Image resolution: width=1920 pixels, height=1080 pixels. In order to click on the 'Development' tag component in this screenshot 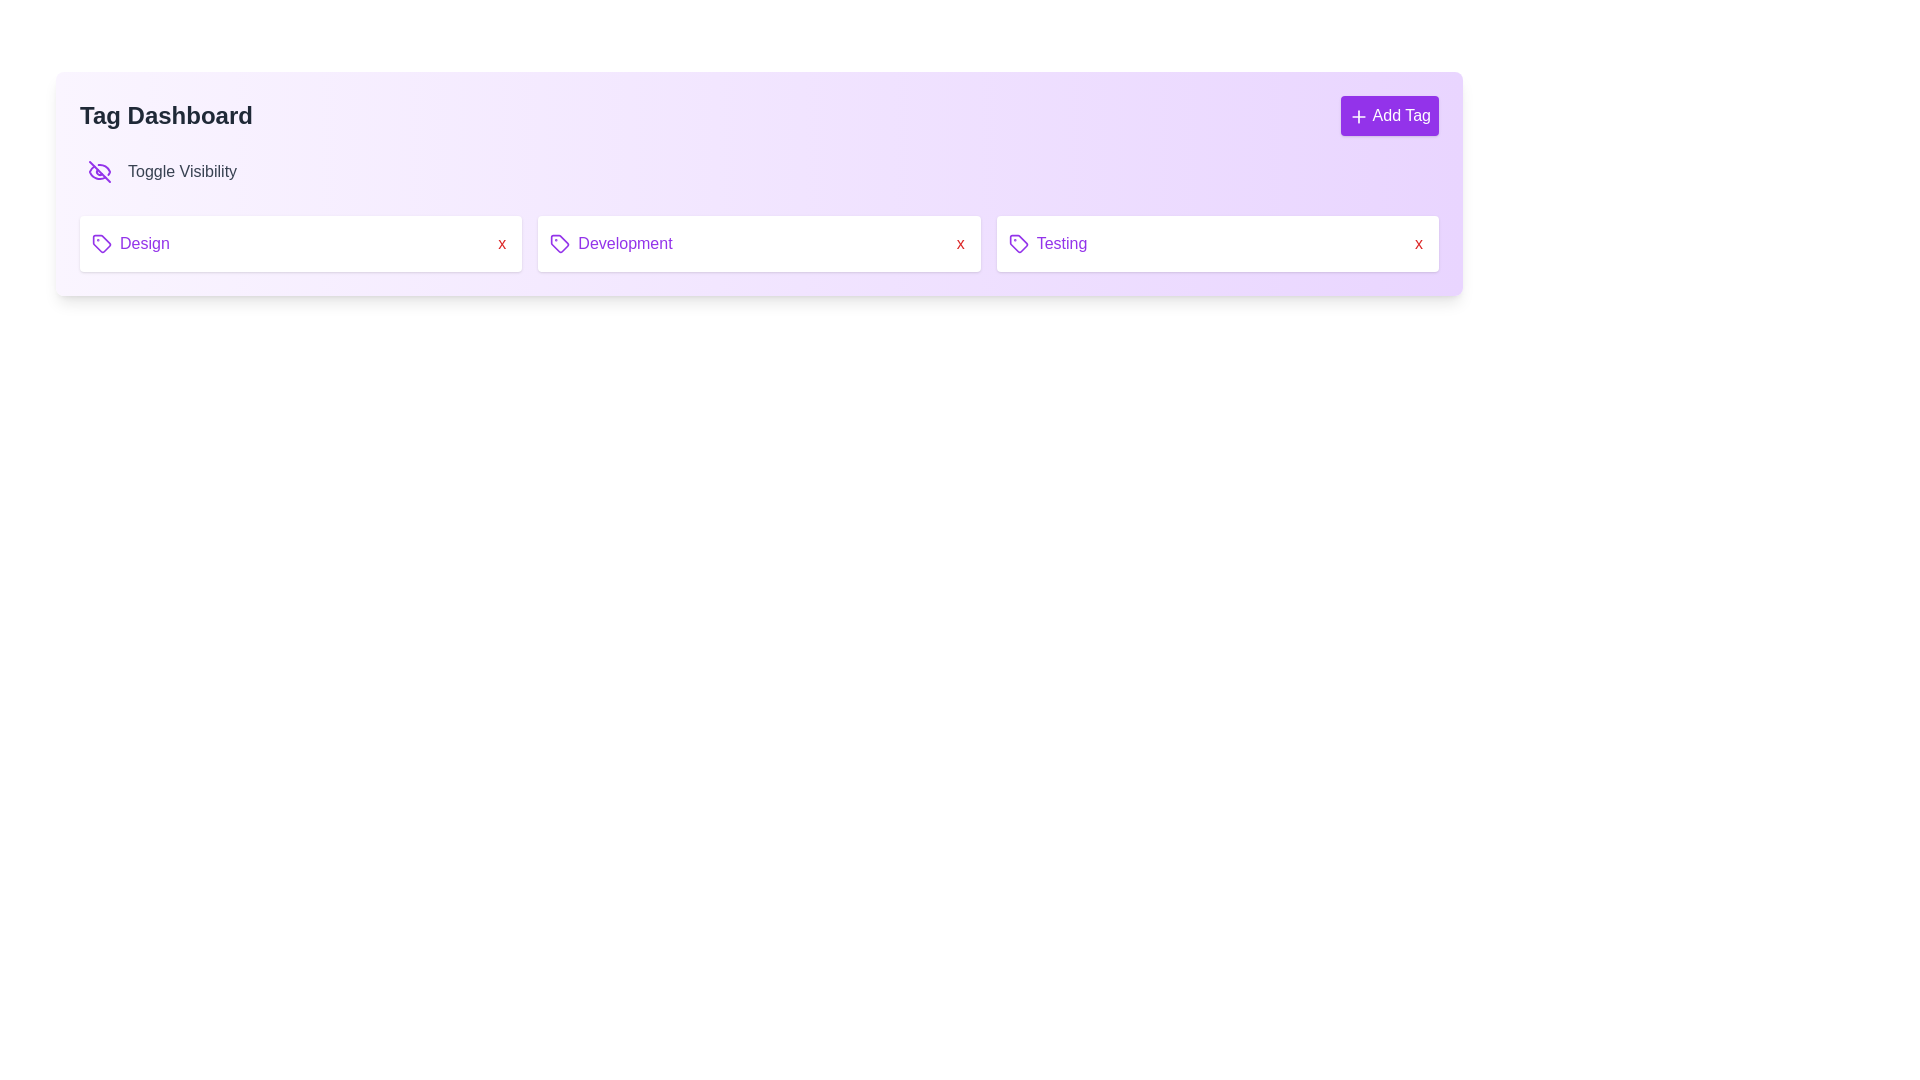, I will do `click(758, 242)`.